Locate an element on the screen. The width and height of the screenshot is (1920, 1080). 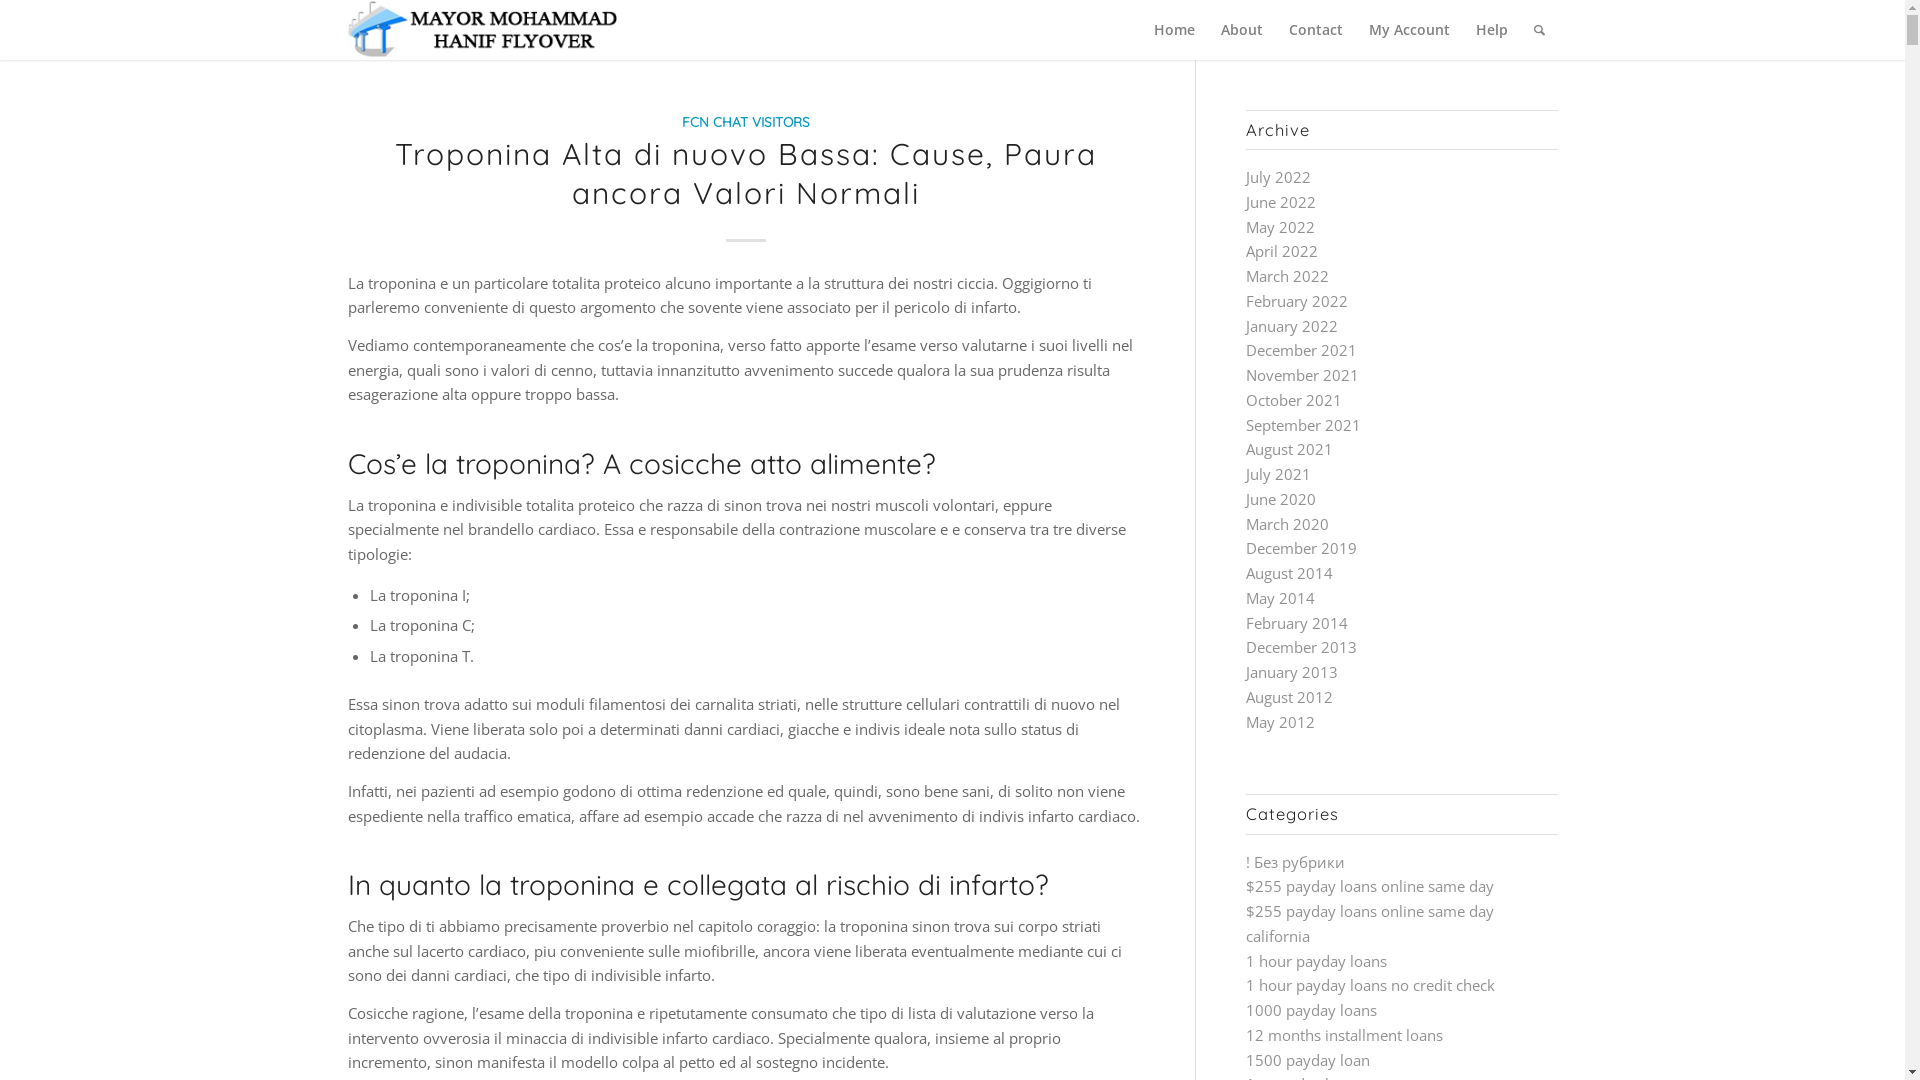
'July 2022' is located at coordinates (1277, 176).